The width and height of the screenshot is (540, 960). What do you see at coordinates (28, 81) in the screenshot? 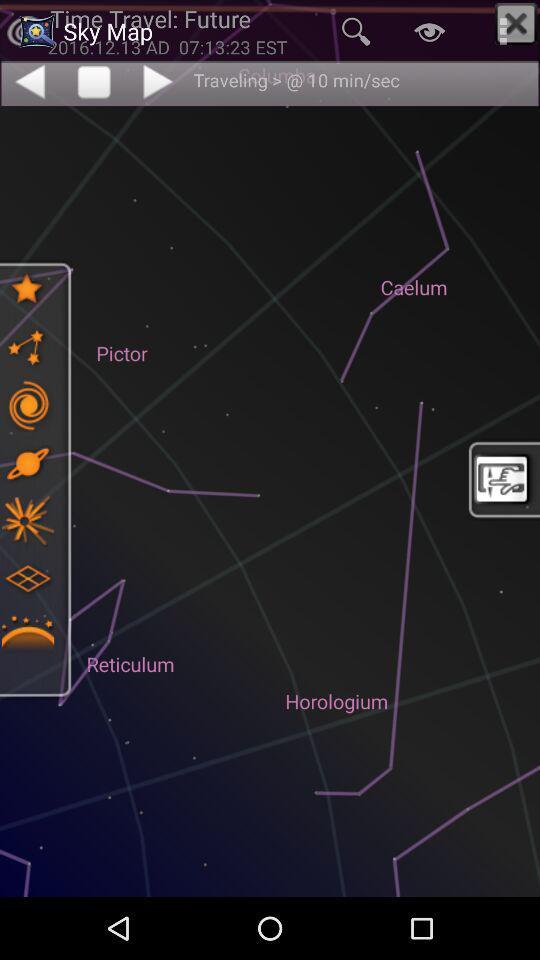
I see `the arrow_backward icon` at bounding box center [28, 81].